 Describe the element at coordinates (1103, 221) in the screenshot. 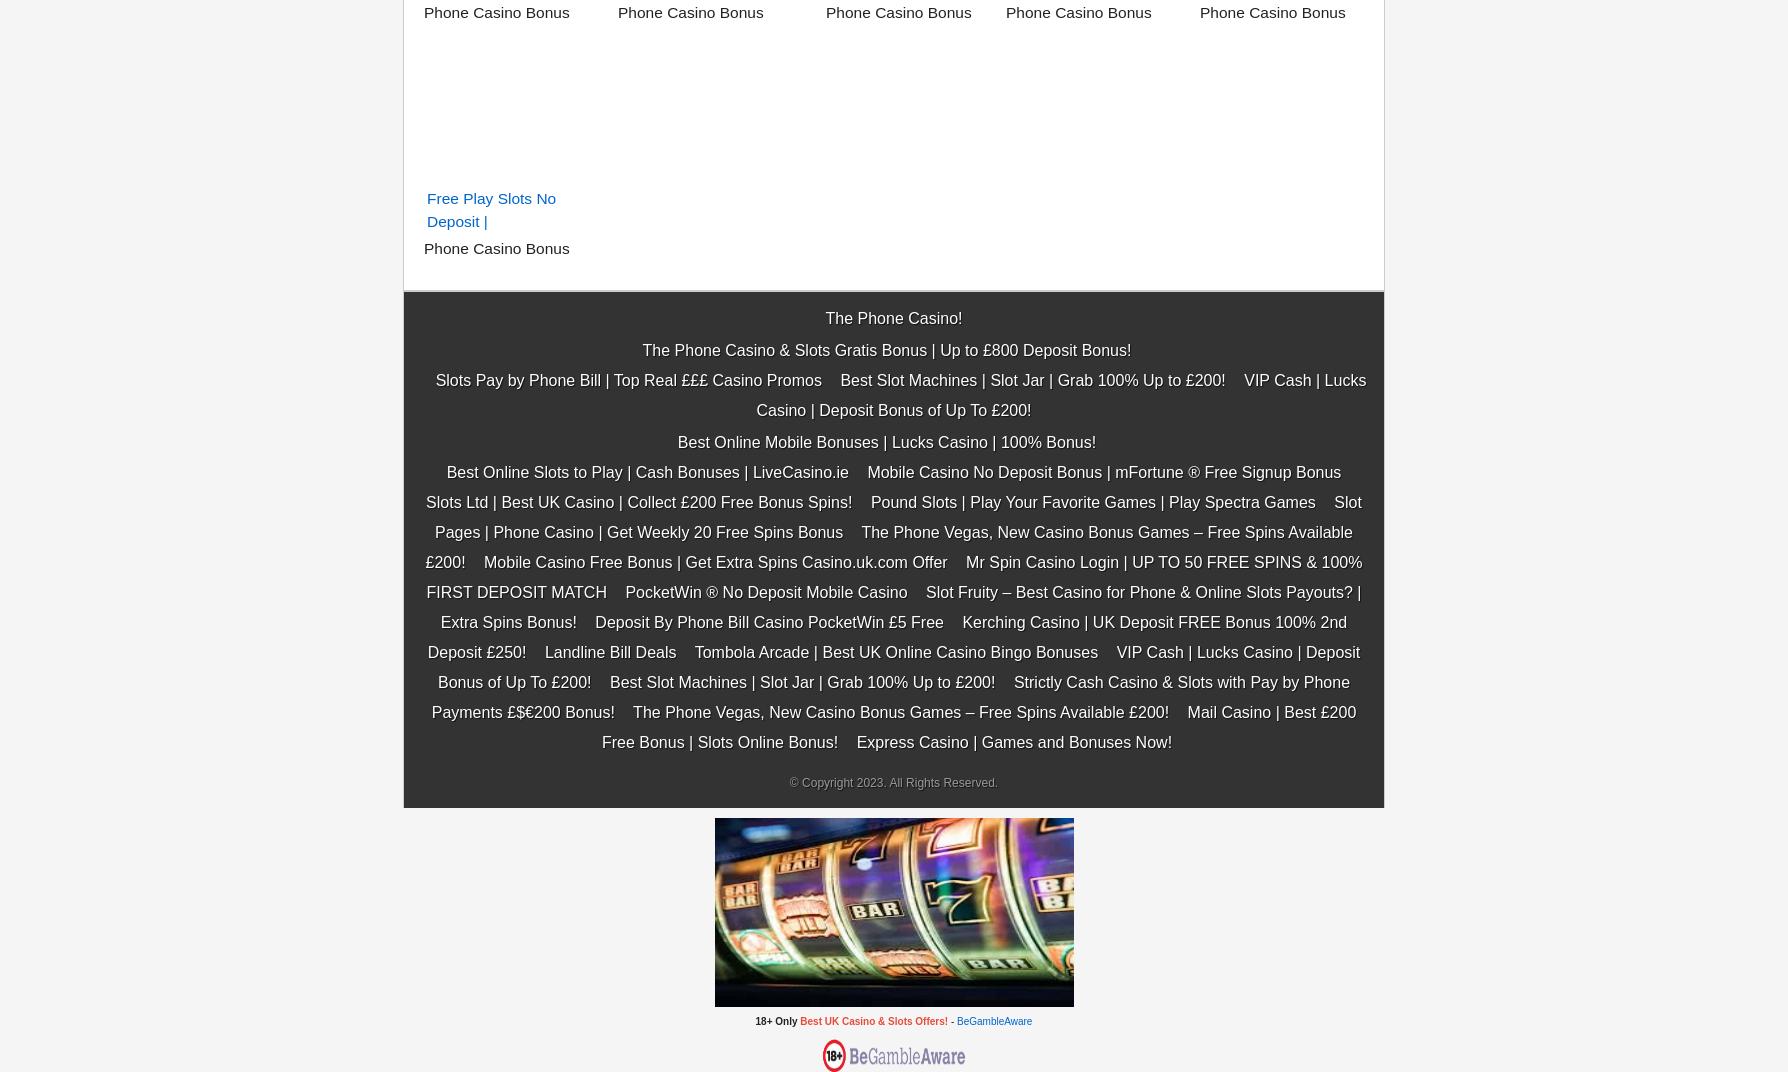

I see `'Mobile Casino No Deposit Bonus | mFortune ® Free Signup Bonus'` at that location.